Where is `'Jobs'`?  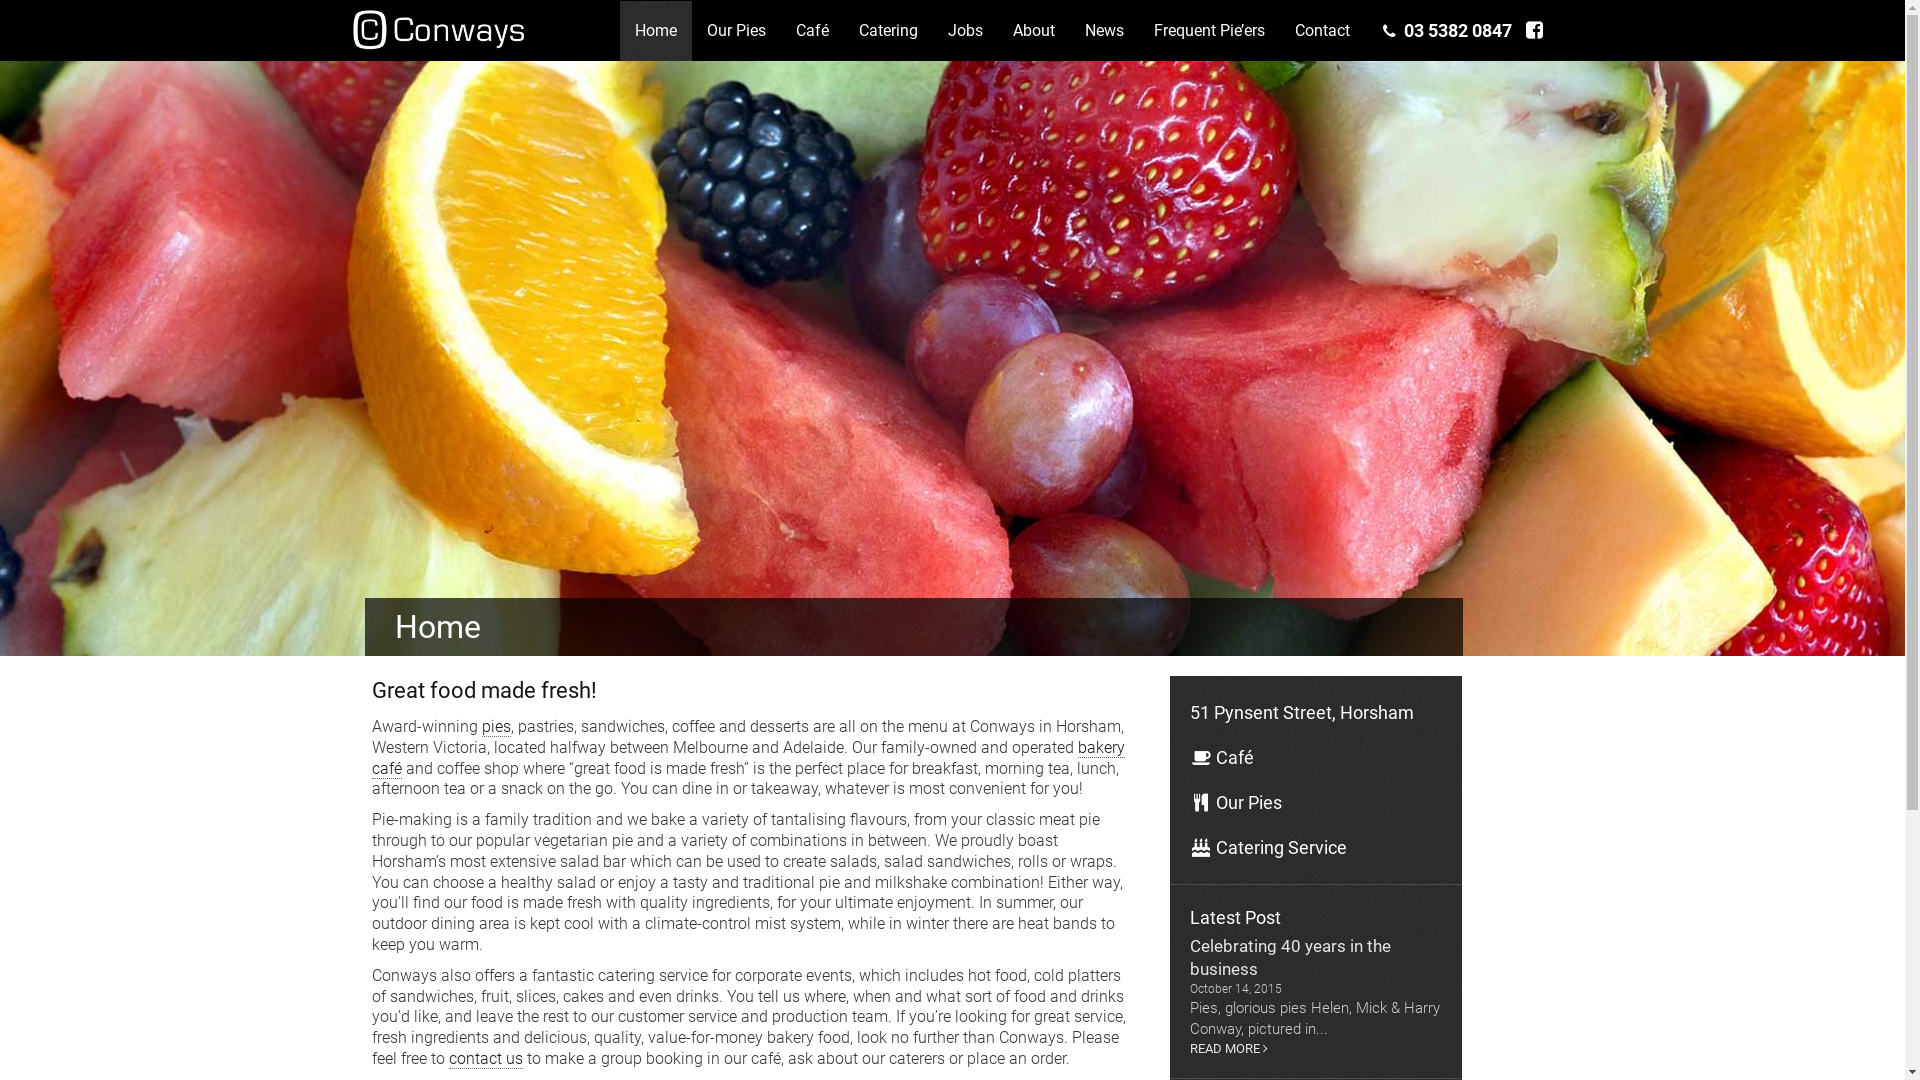
'Jobs' is located at coordinates (965, 30).